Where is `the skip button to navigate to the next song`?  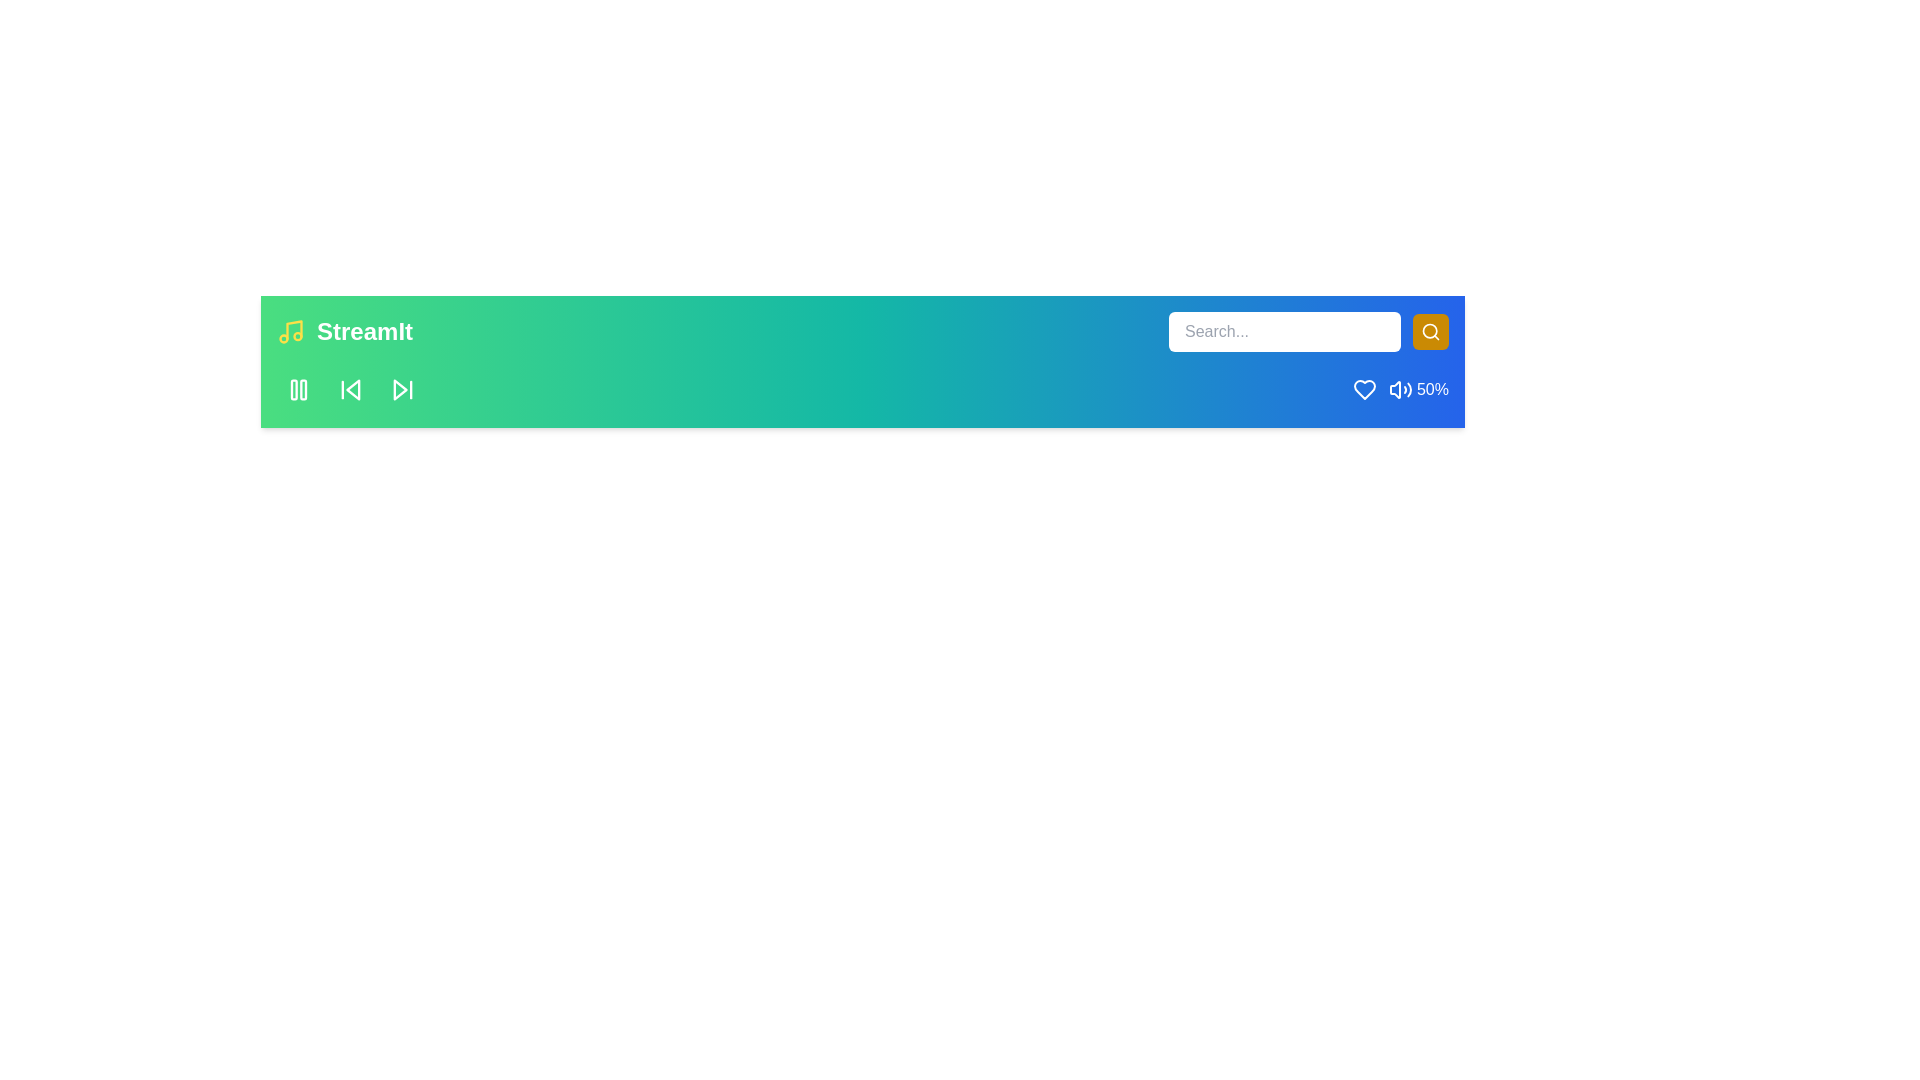 the skip button to navigate to the next song is located at coordinates (402, 389).